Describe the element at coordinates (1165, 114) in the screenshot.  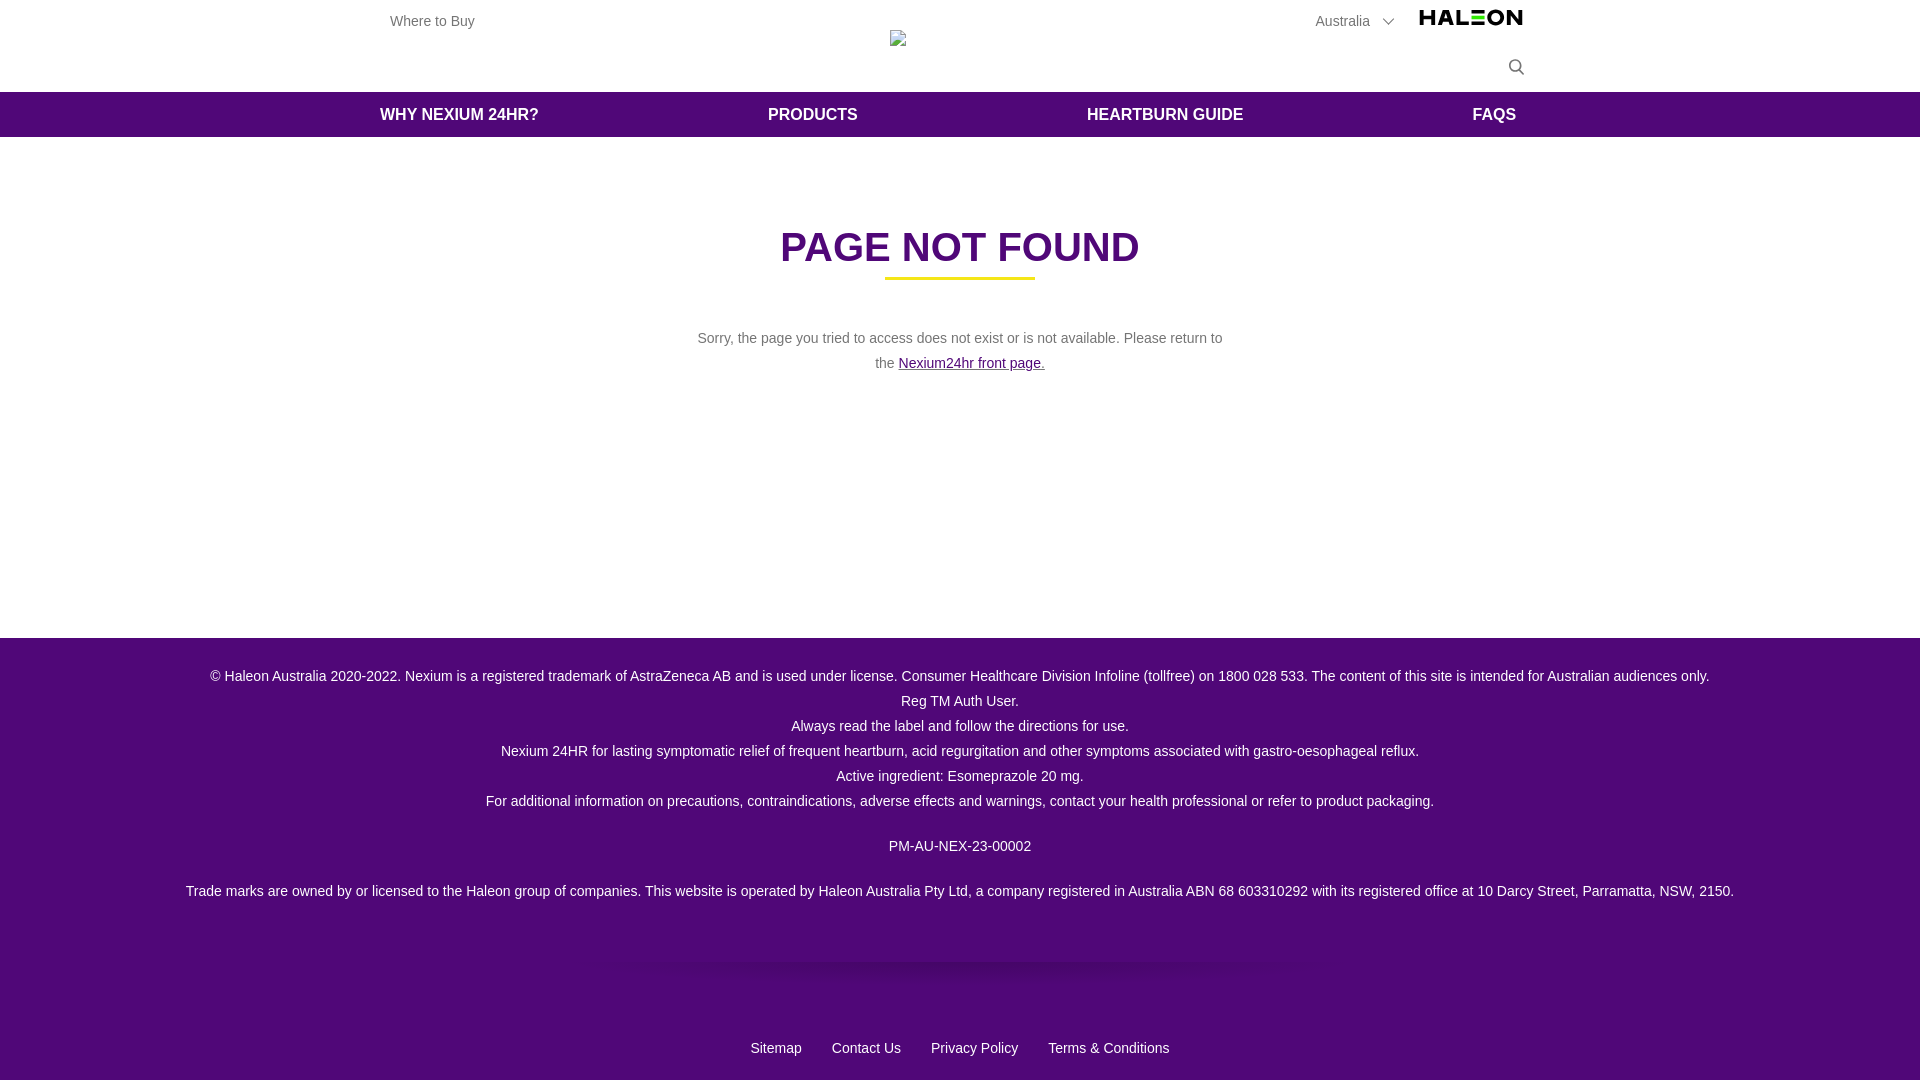
I see `'HEARTBURN GUIDE'` at that location.